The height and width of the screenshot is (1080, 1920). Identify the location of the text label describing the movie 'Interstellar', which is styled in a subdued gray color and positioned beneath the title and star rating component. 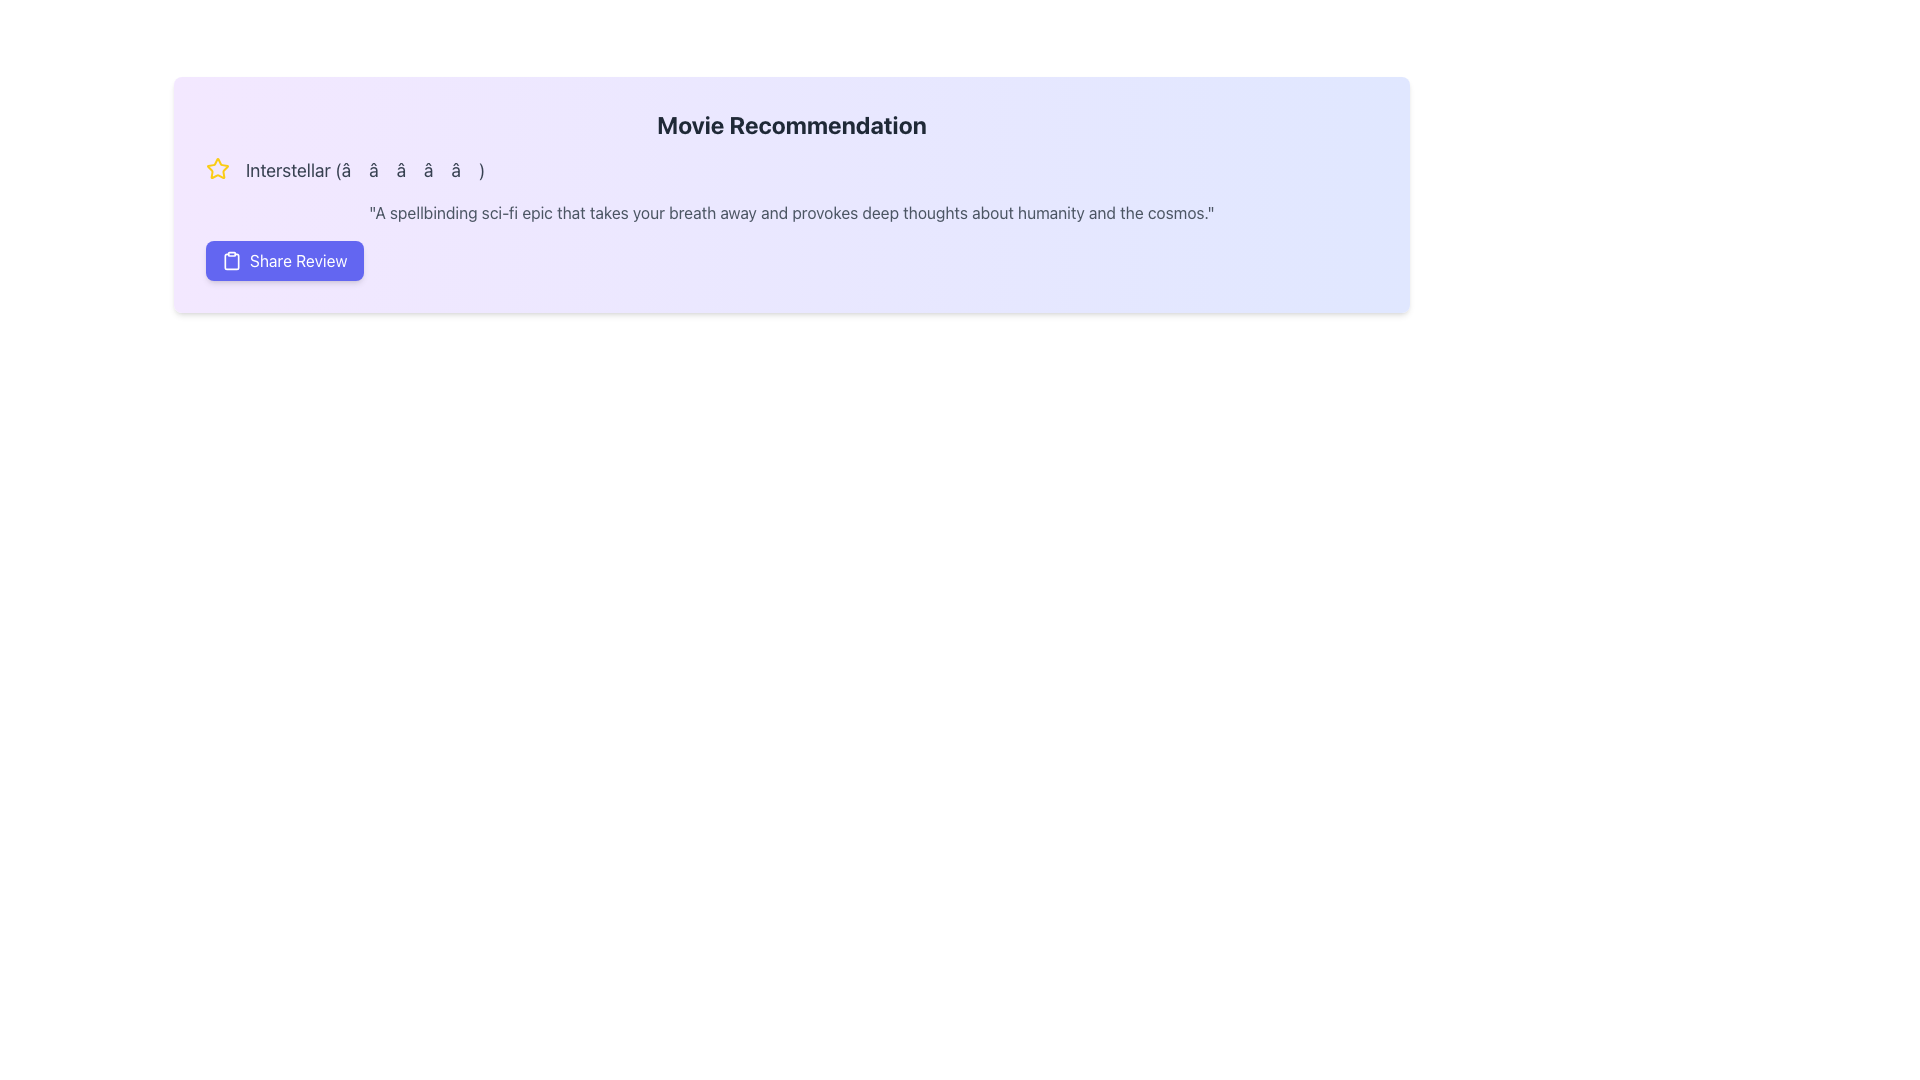
(791, 212).